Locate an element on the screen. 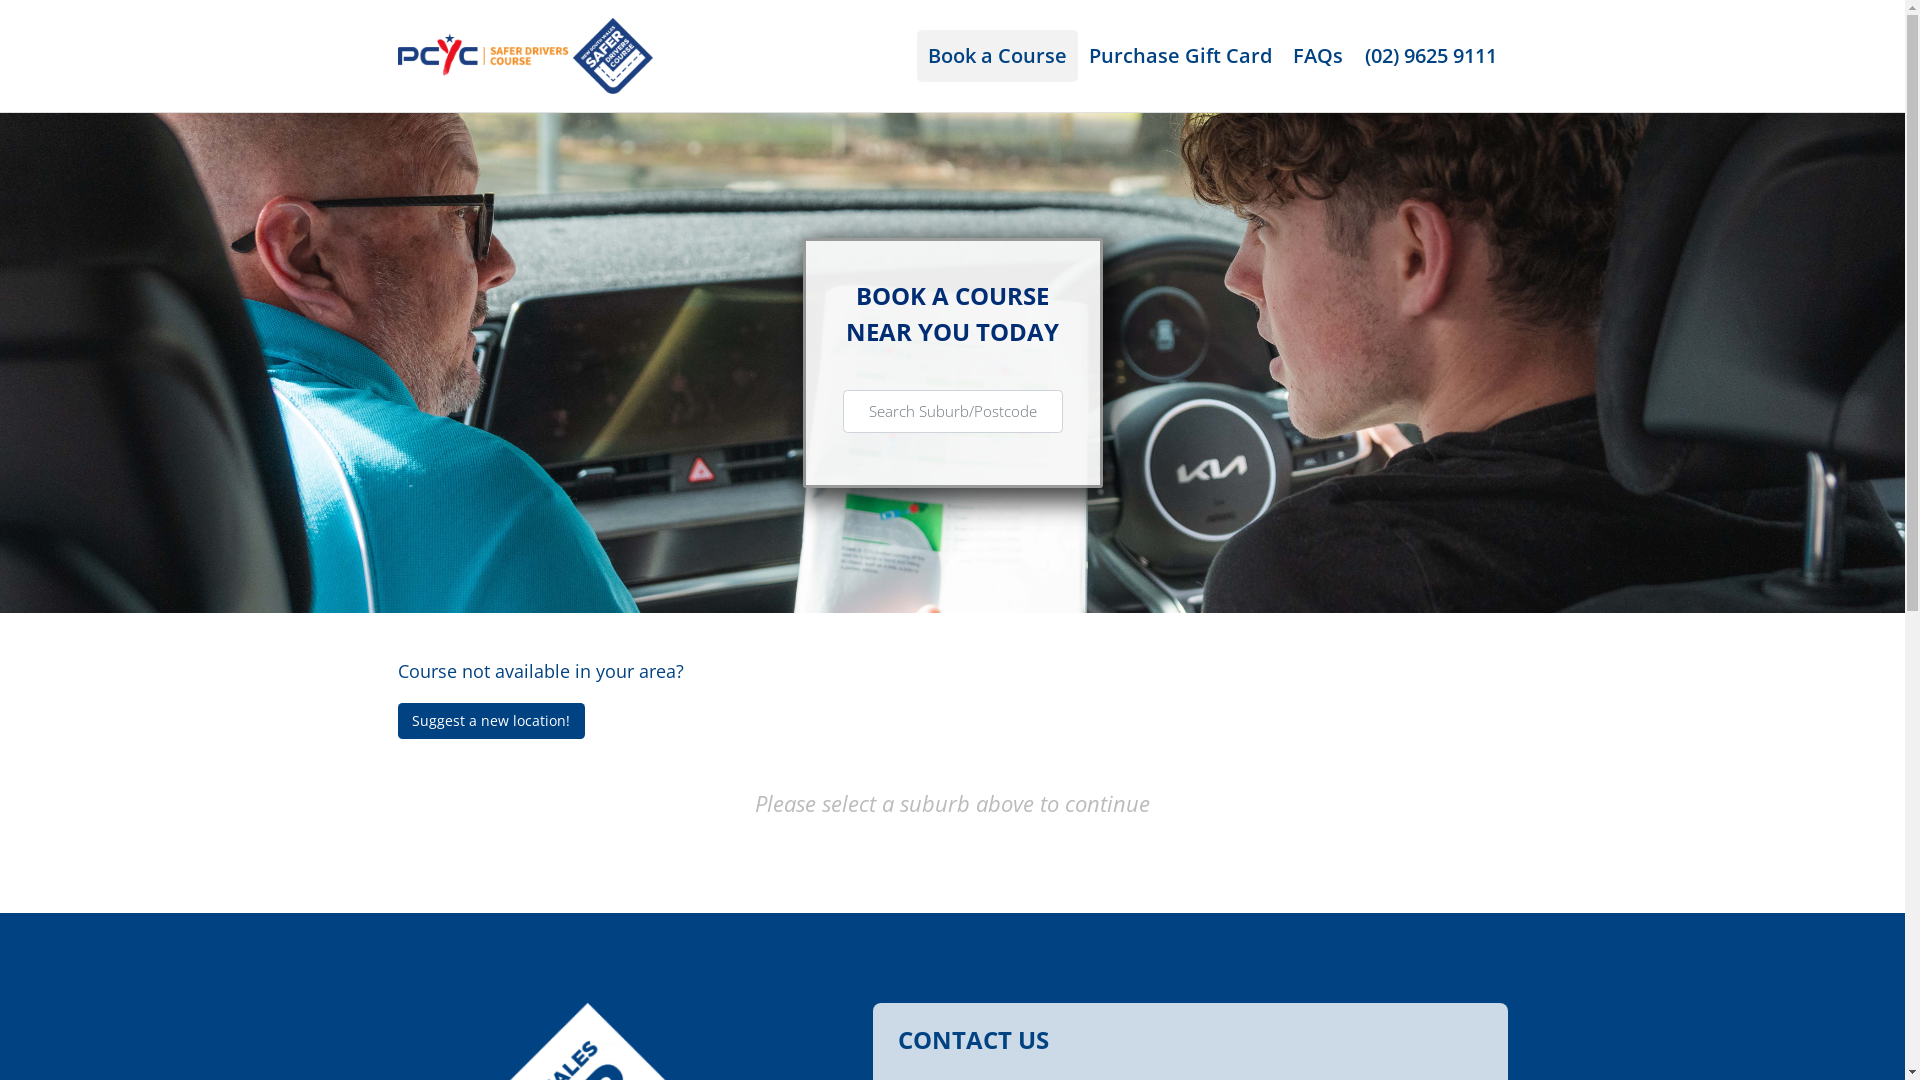 Image resolution: width=1920 pixels, height=1080 pixels. '(02) 9625 9111' is located at coordinates (1353, 55).